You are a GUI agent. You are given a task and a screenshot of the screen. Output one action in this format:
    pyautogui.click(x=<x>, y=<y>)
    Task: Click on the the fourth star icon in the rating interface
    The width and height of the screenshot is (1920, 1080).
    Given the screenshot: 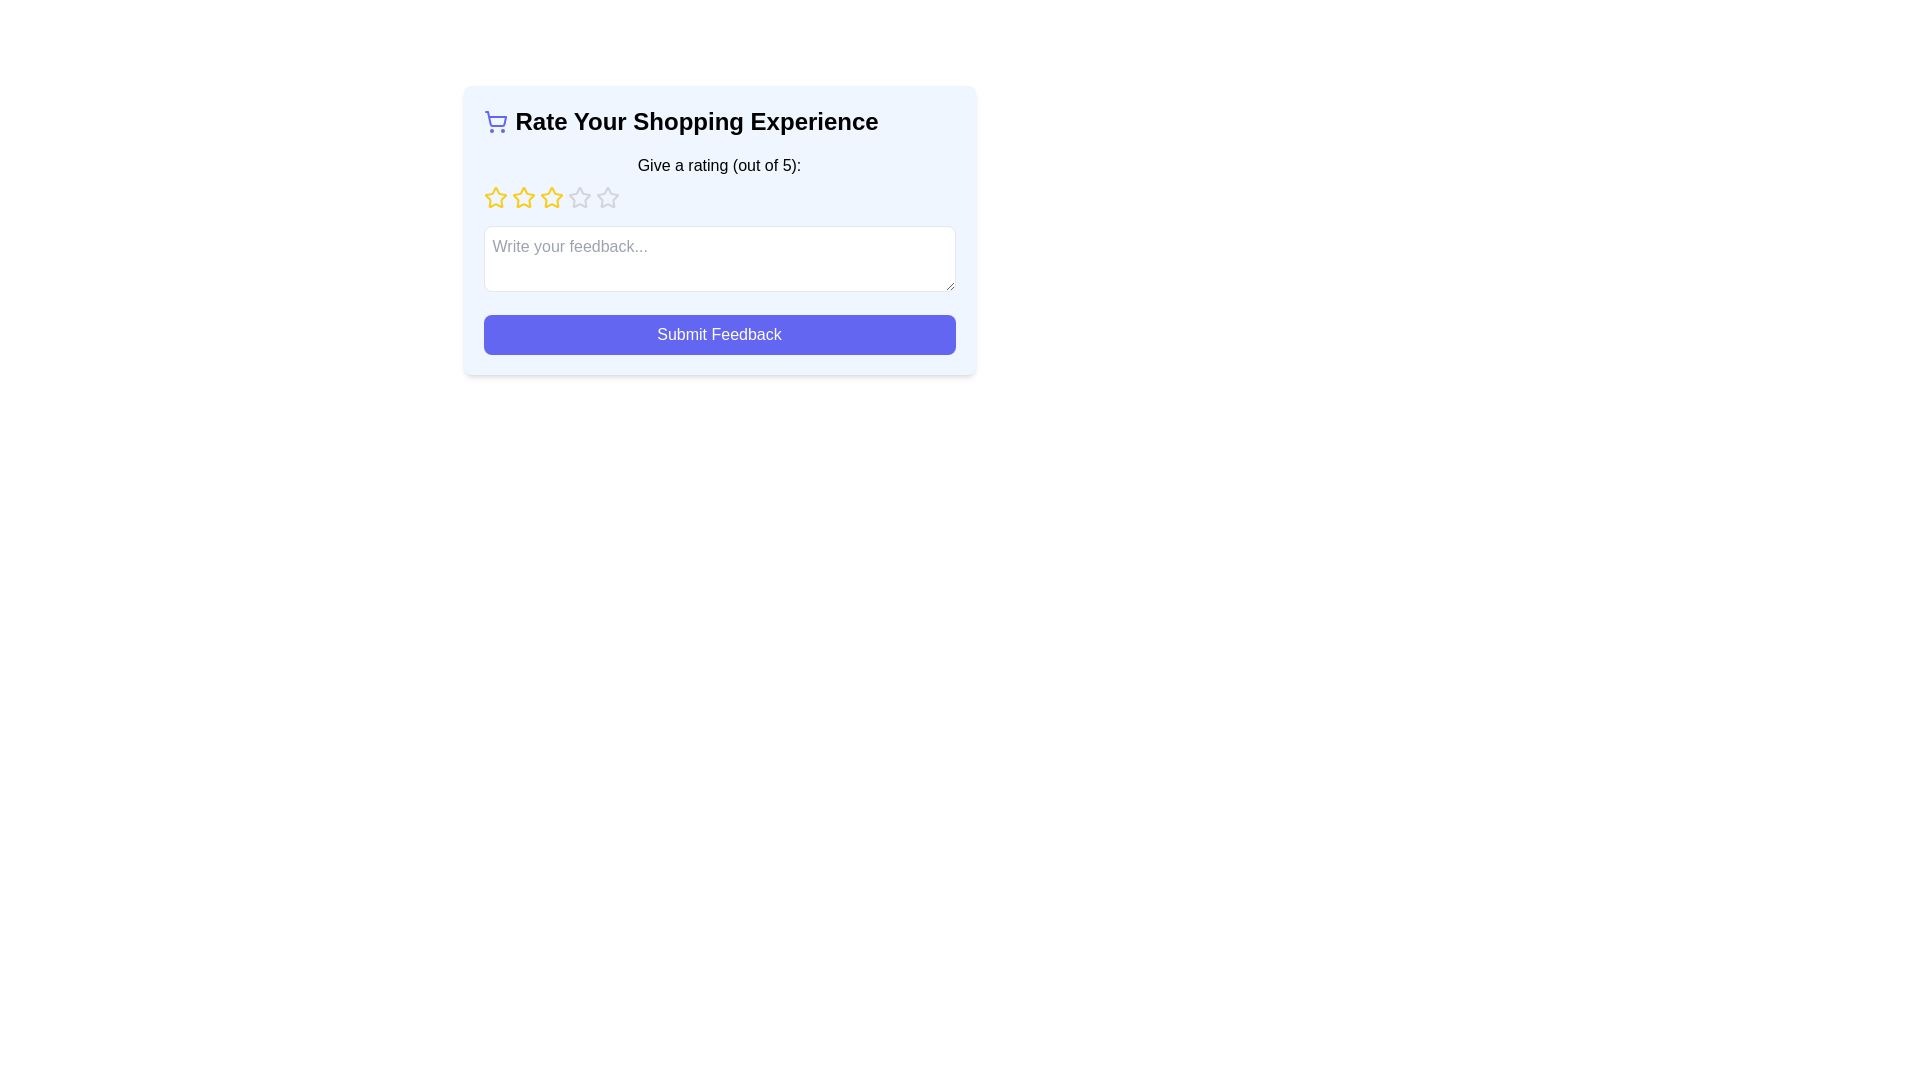 What is the action you would take?
    pyautogui.click(x=578, y=197)
    